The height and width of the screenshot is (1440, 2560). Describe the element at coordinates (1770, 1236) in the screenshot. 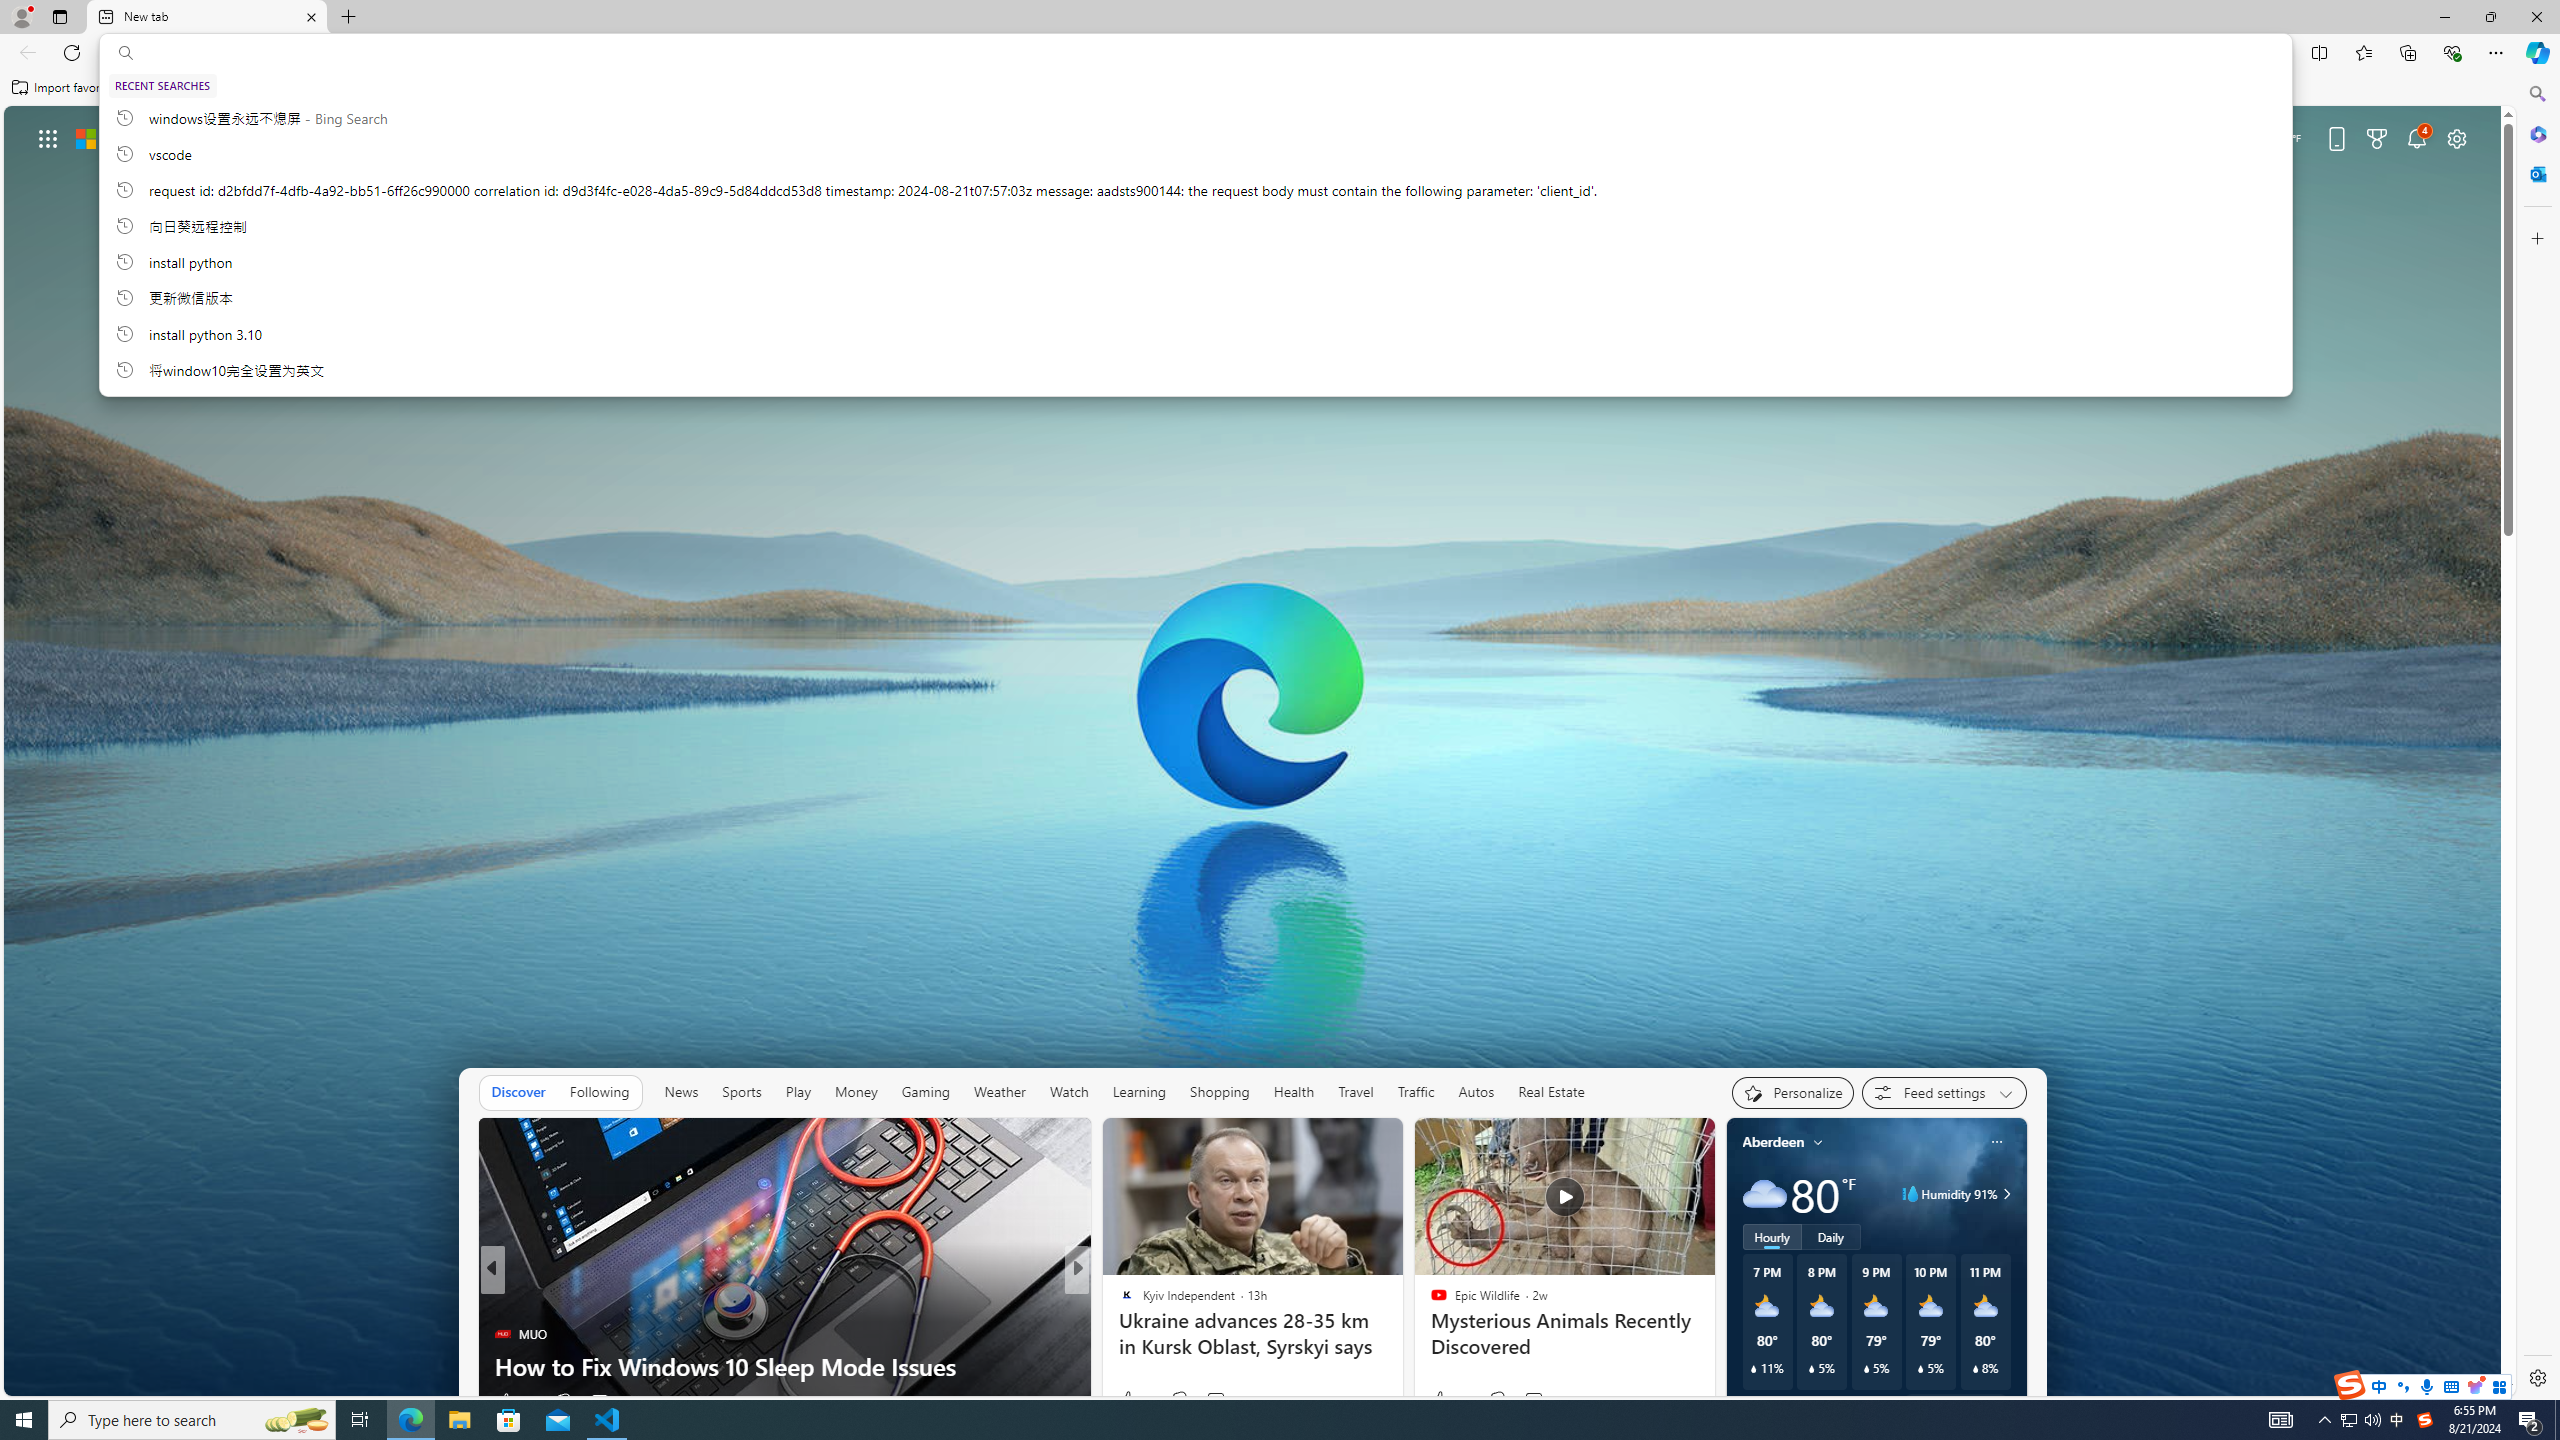

I see `'Hourly'` at that location.